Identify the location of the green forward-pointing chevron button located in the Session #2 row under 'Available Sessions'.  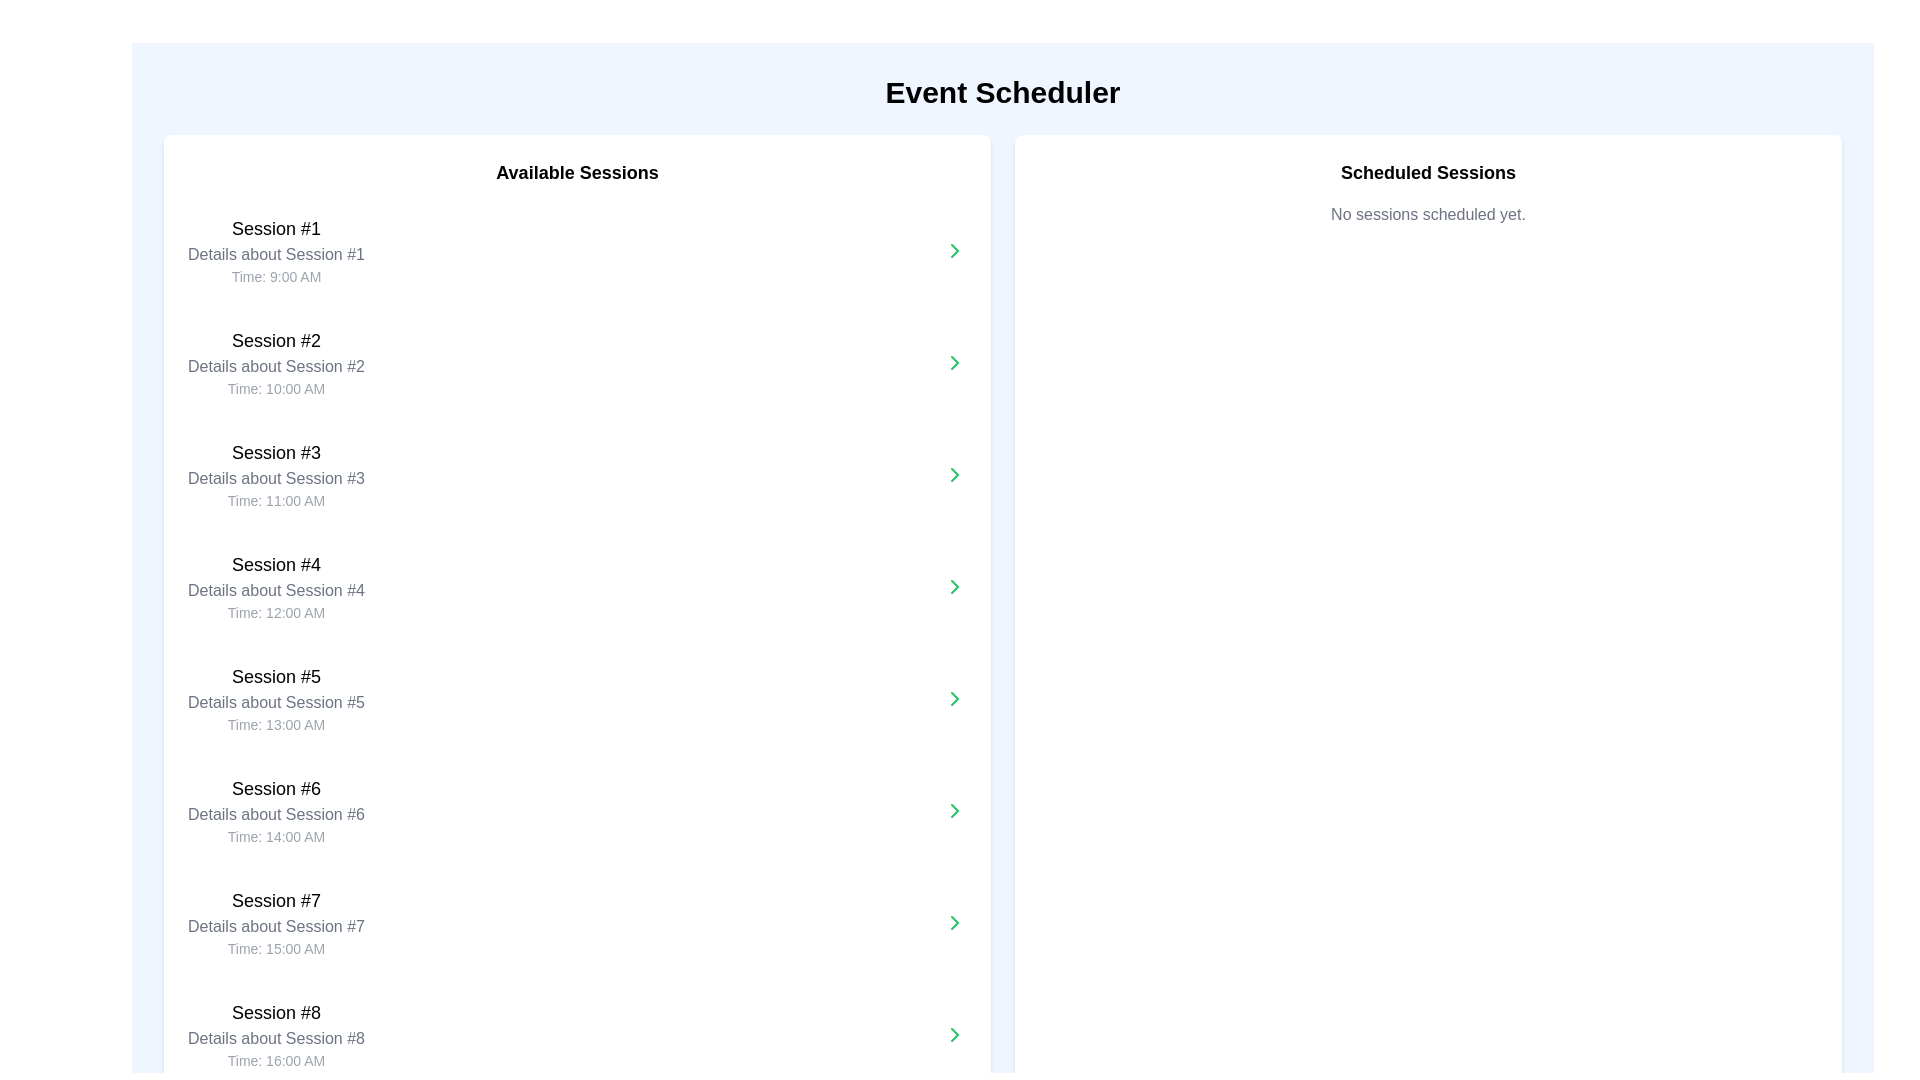
(954, 362).